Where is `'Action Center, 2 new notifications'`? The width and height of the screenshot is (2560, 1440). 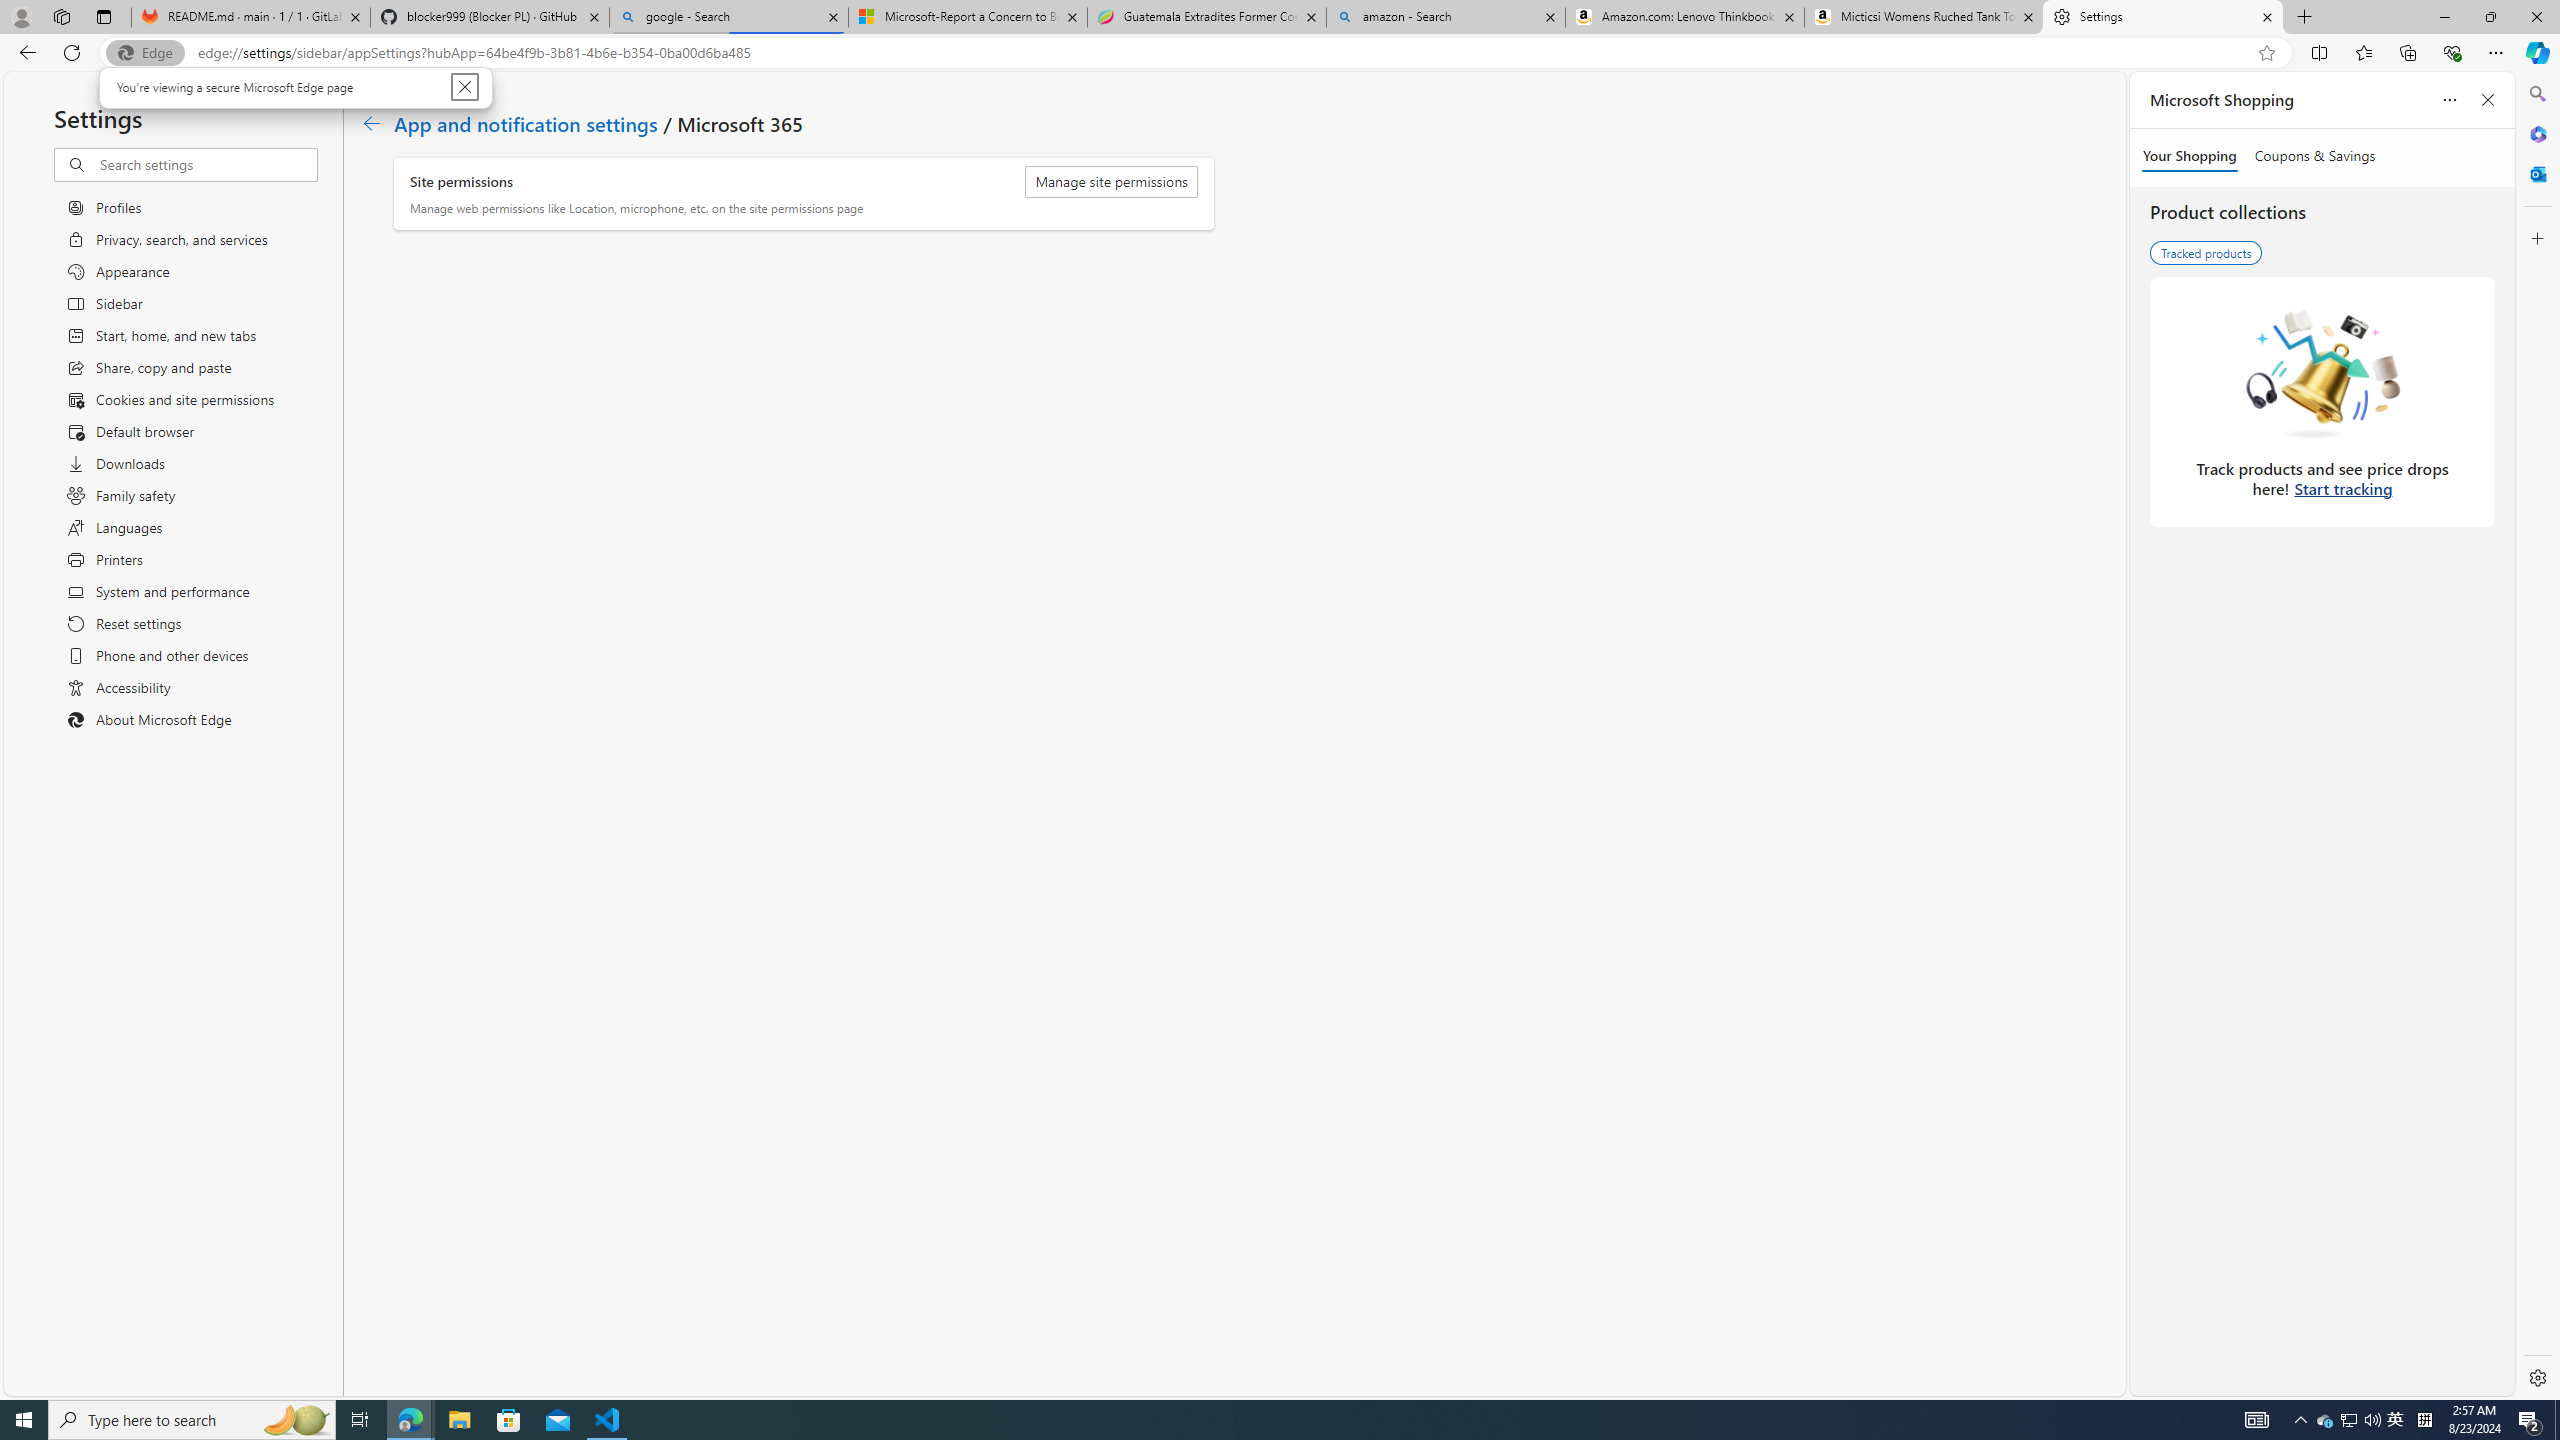
'Action Center, 2 new notifications' is located at coordinates (2530, 1418).